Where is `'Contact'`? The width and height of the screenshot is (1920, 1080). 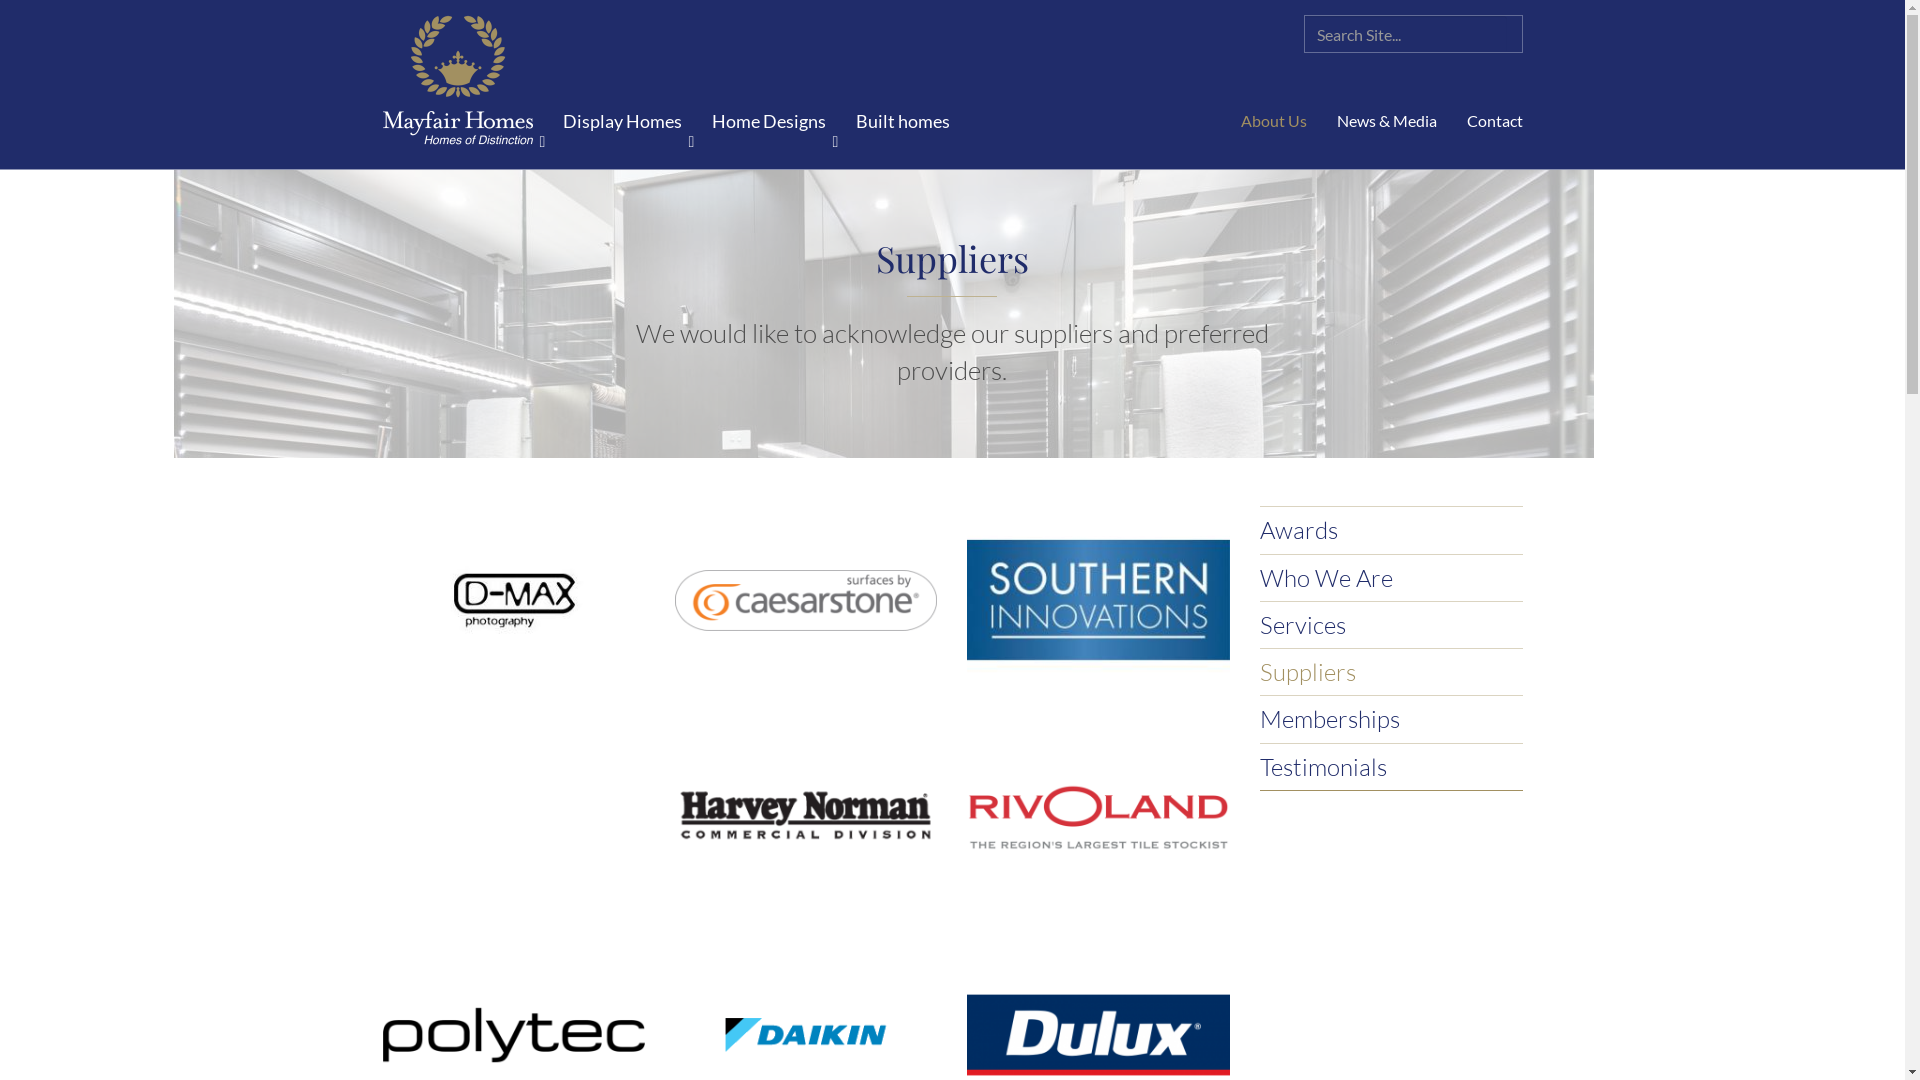
'Contact' is located at coordinates (1487, 120).